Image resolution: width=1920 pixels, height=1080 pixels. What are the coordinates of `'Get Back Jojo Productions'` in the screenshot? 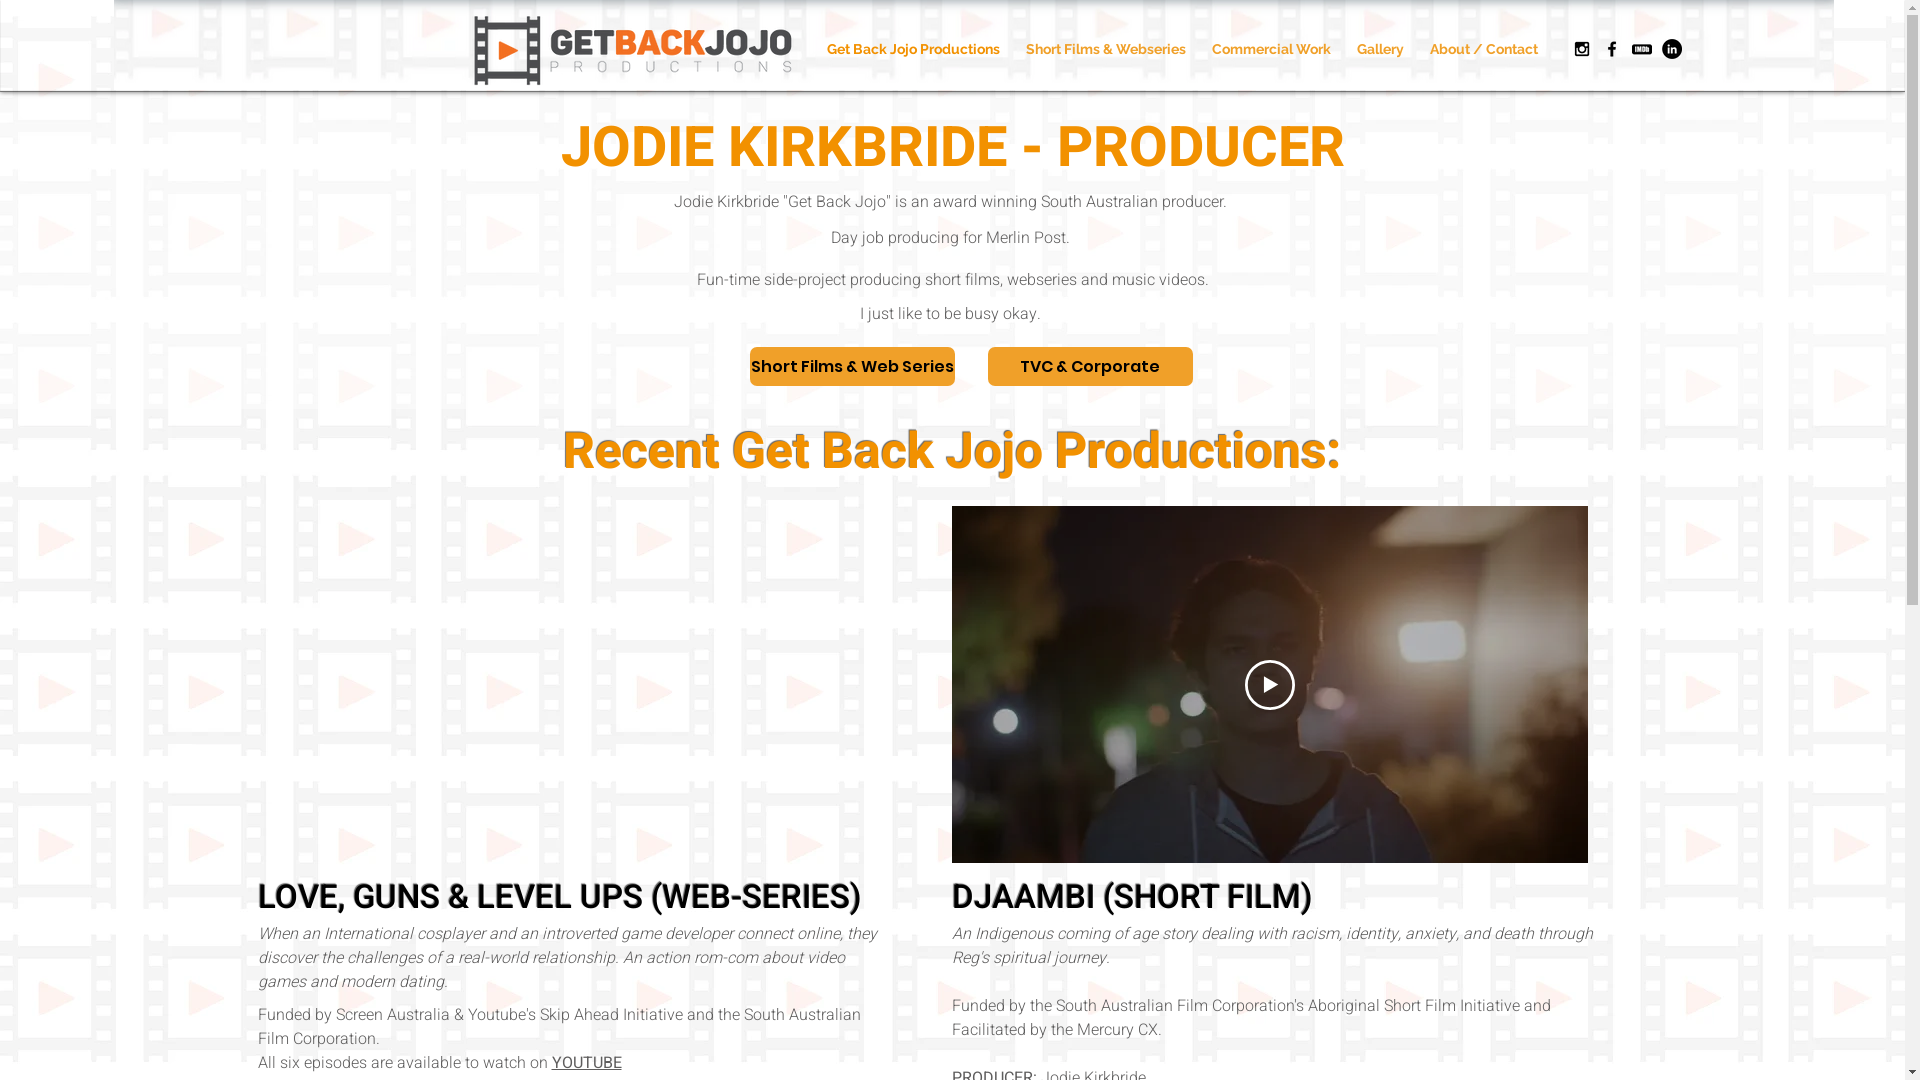 It's located at (912, 48).